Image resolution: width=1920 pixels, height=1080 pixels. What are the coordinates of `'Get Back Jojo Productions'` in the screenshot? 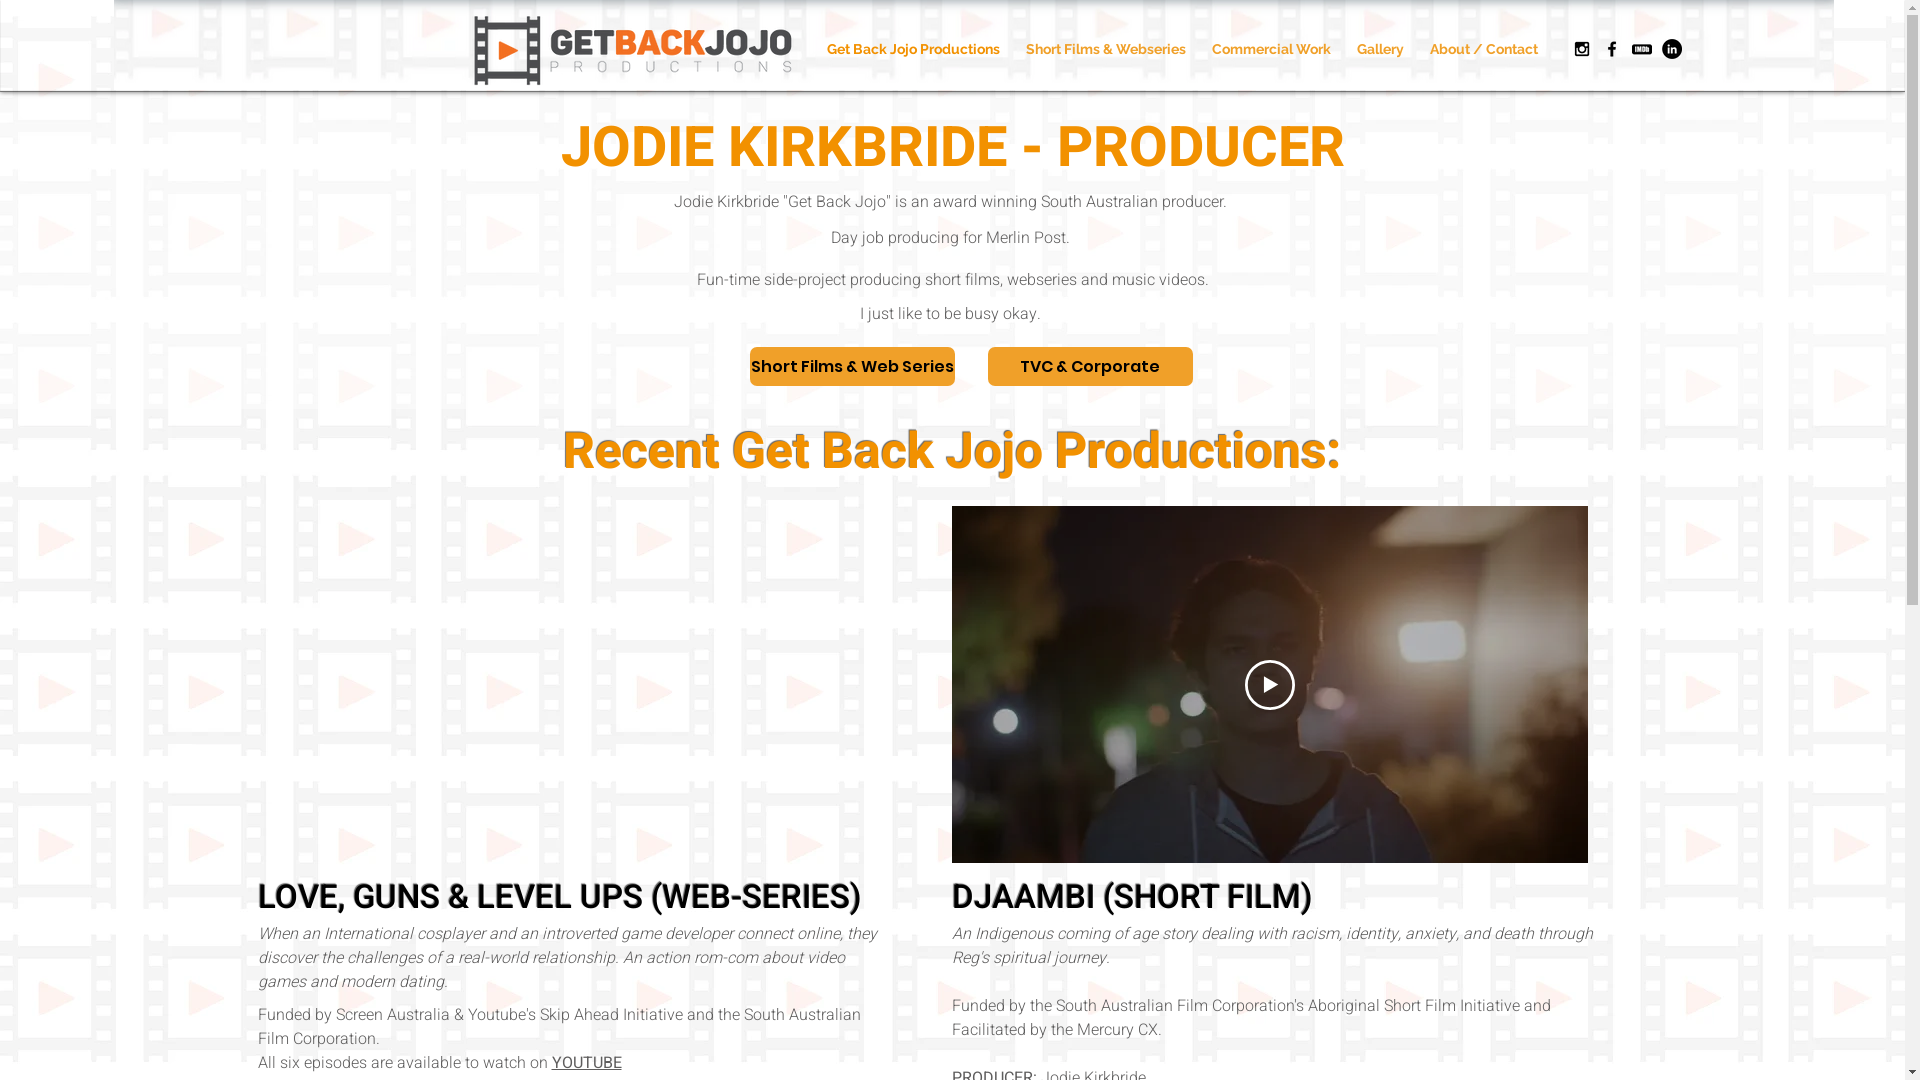 It's located at (912, 48).